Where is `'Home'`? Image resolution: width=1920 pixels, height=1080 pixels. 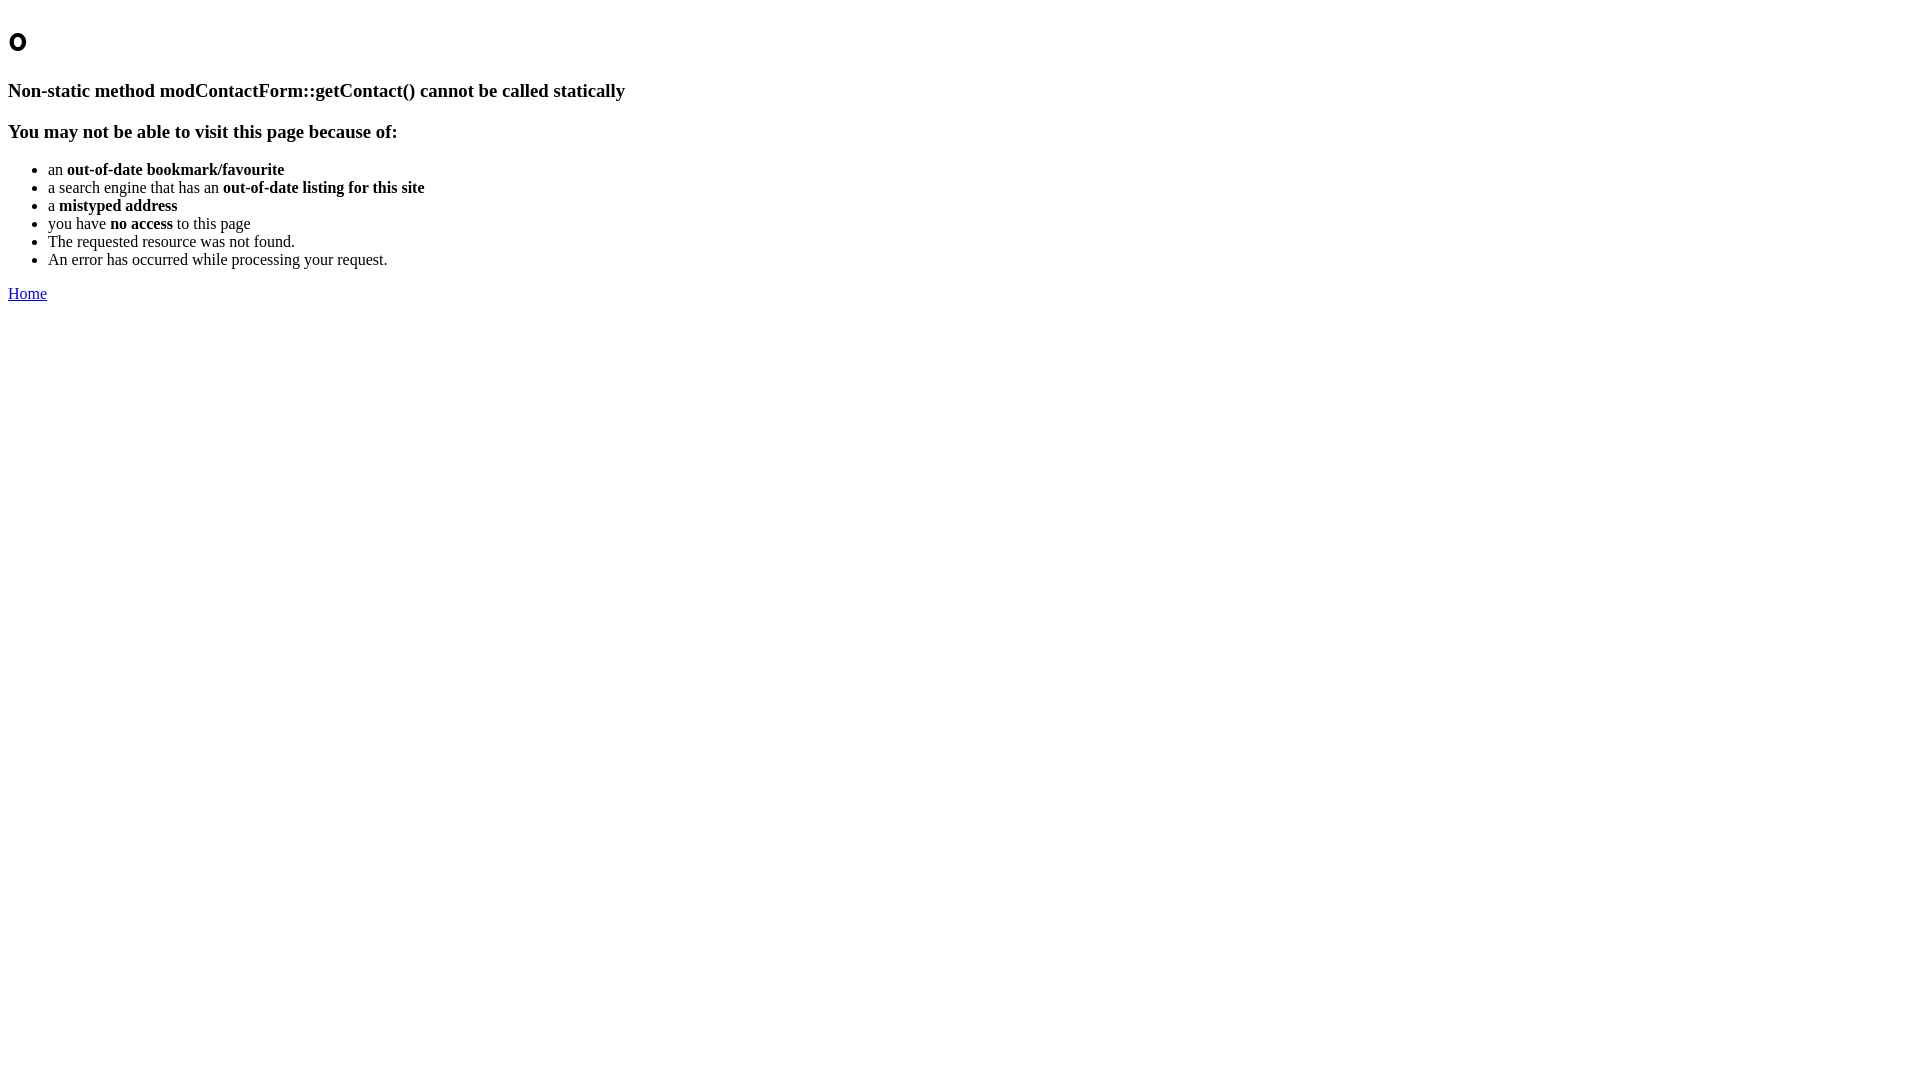
'Home' is located at coordinates (27, 293).